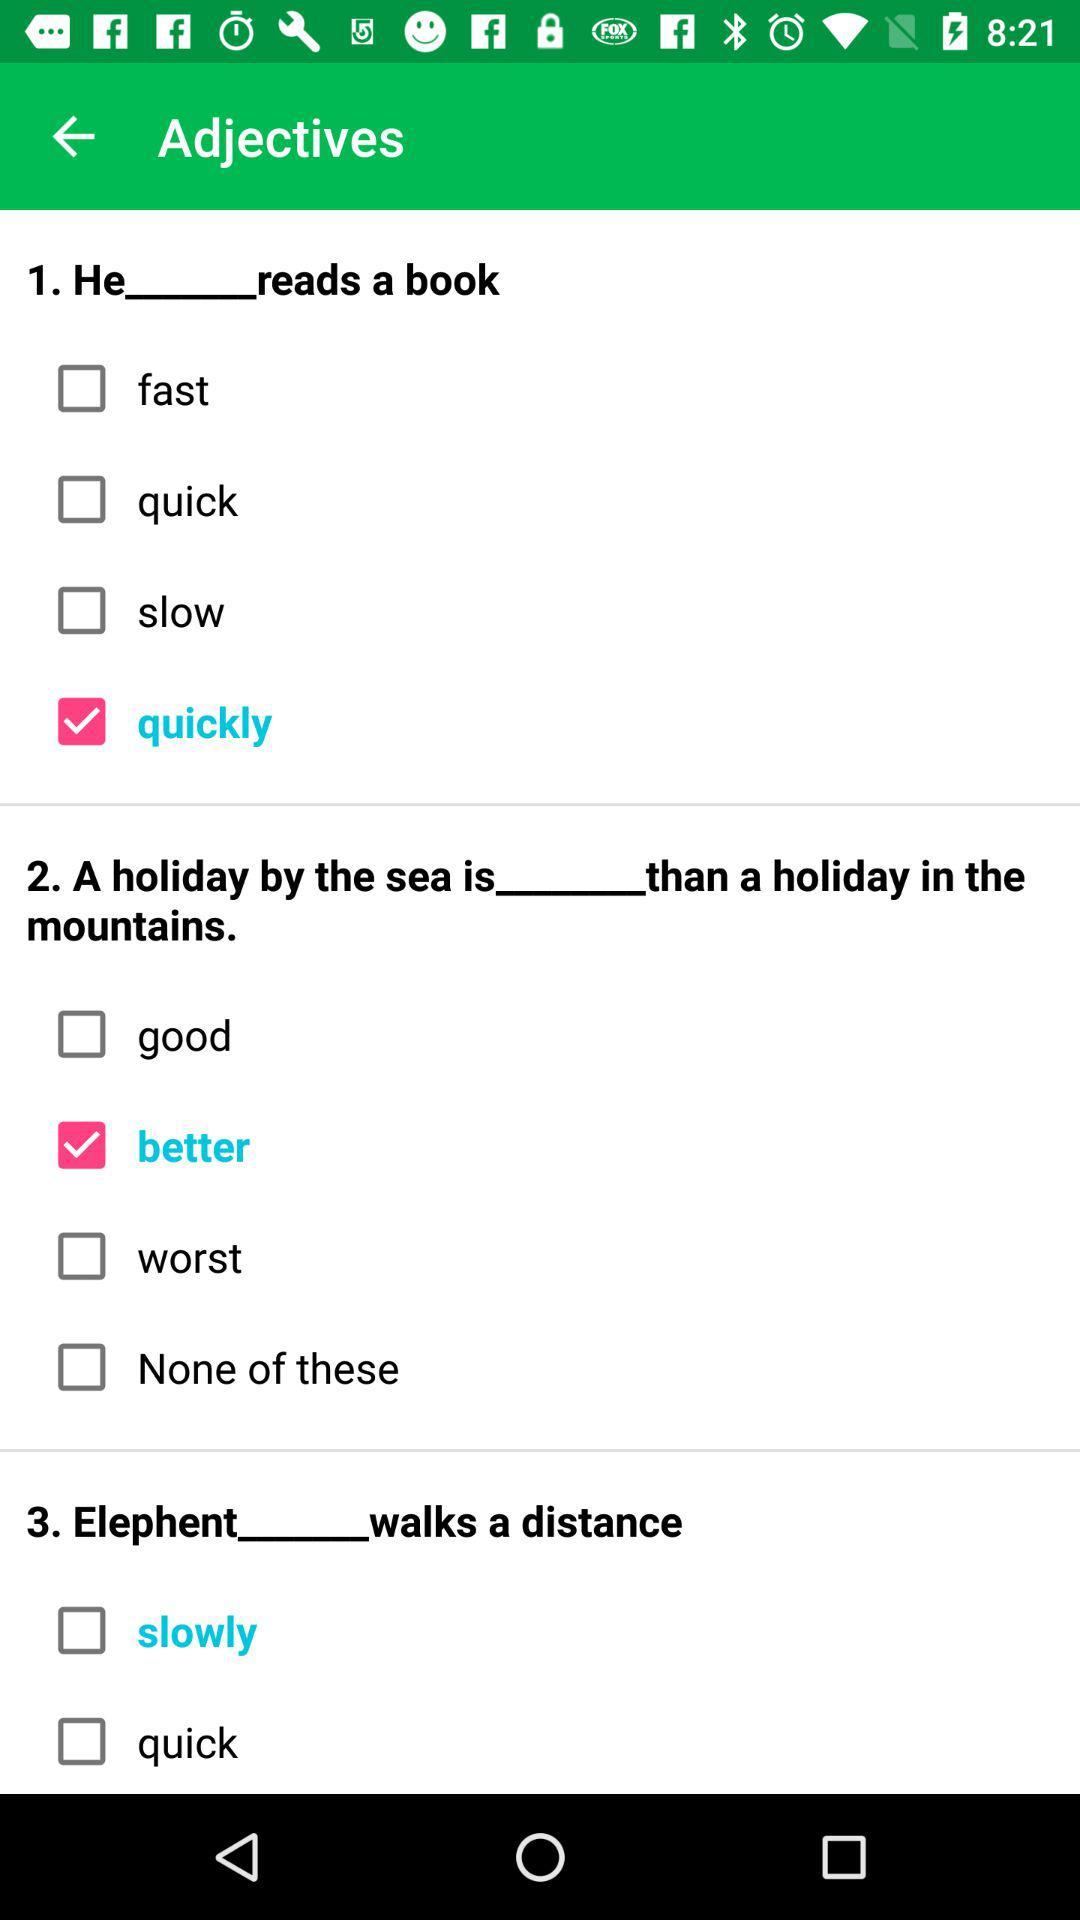 This screenshot has width=1080, height=1920. Describe the element at coordinates (540, 1520) in the screenshot. I see `3 elephent_______walks a icon` at that location.